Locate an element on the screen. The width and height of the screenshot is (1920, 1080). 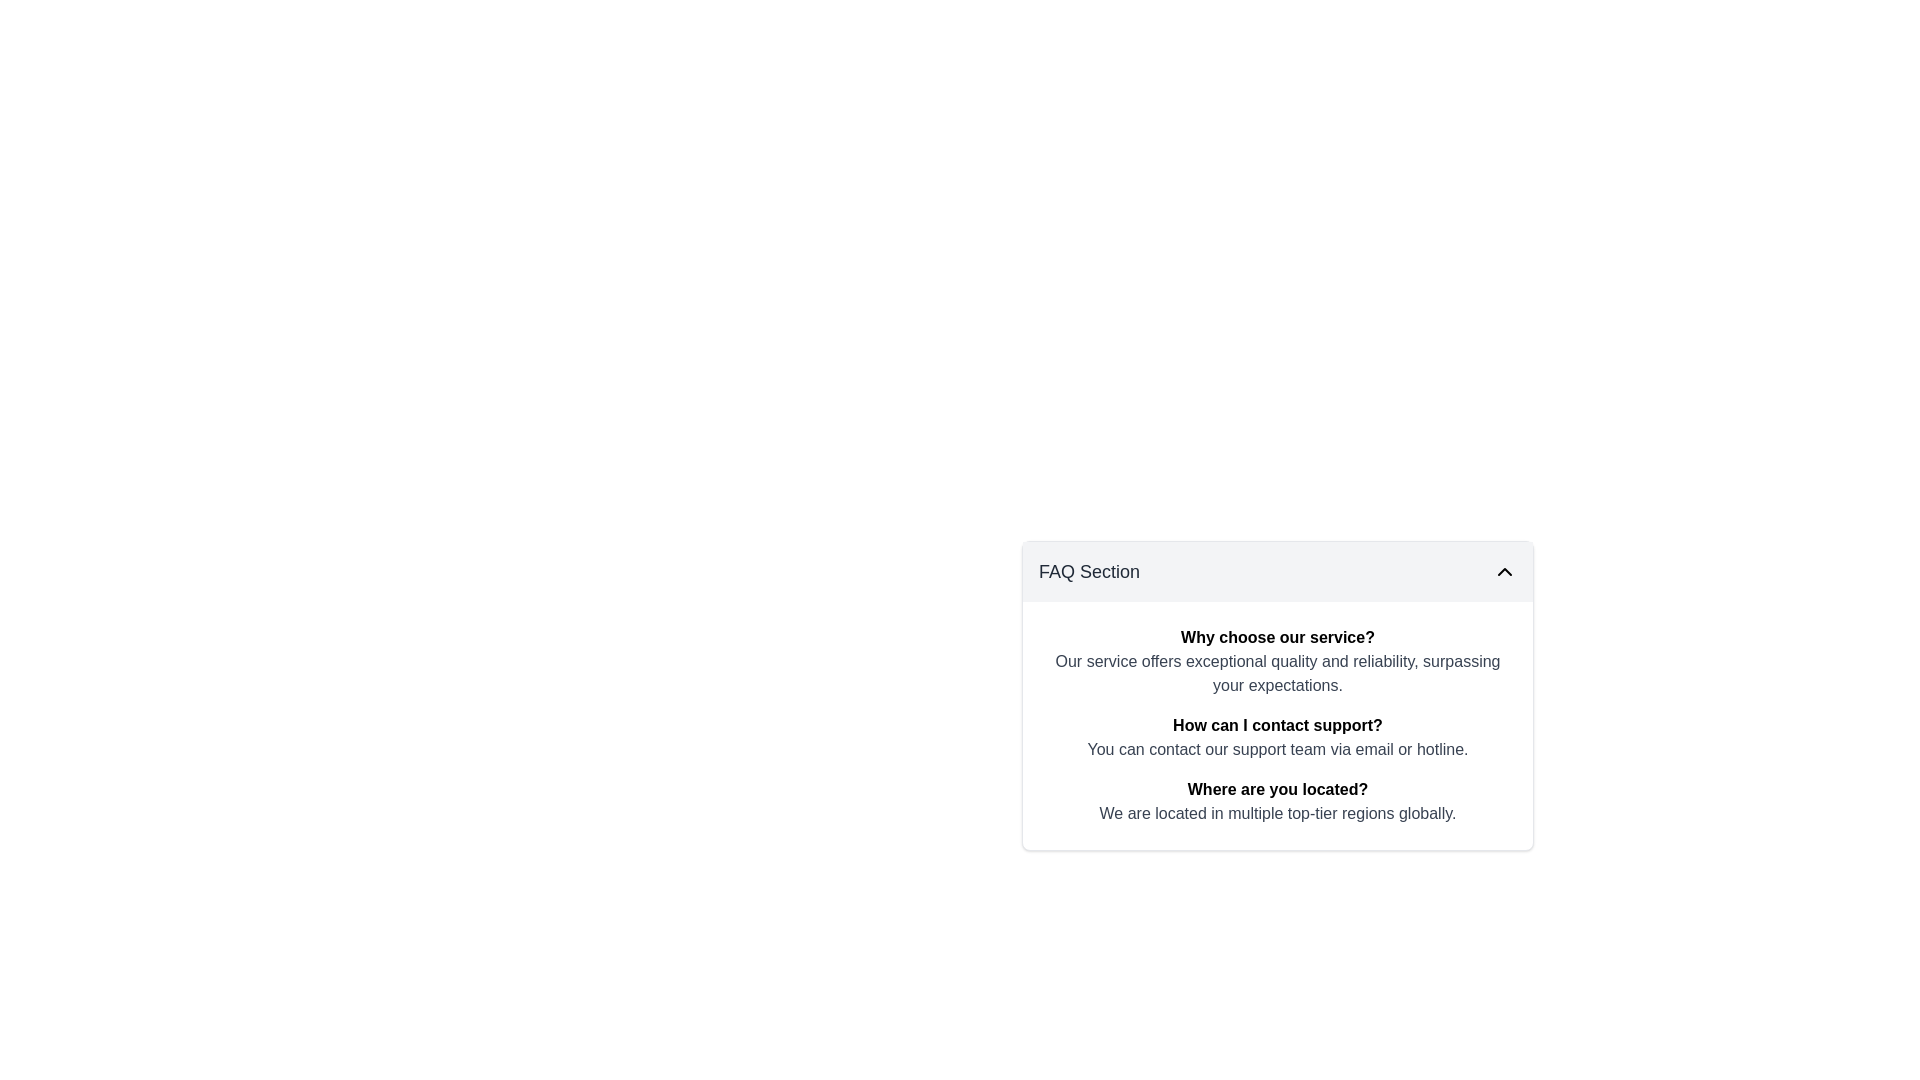
the second Information Block that provides FAQ information about contacting support, positioned between 'Why choose our service?' and 'Where are you located?' is located at coordinates (1276, 737).